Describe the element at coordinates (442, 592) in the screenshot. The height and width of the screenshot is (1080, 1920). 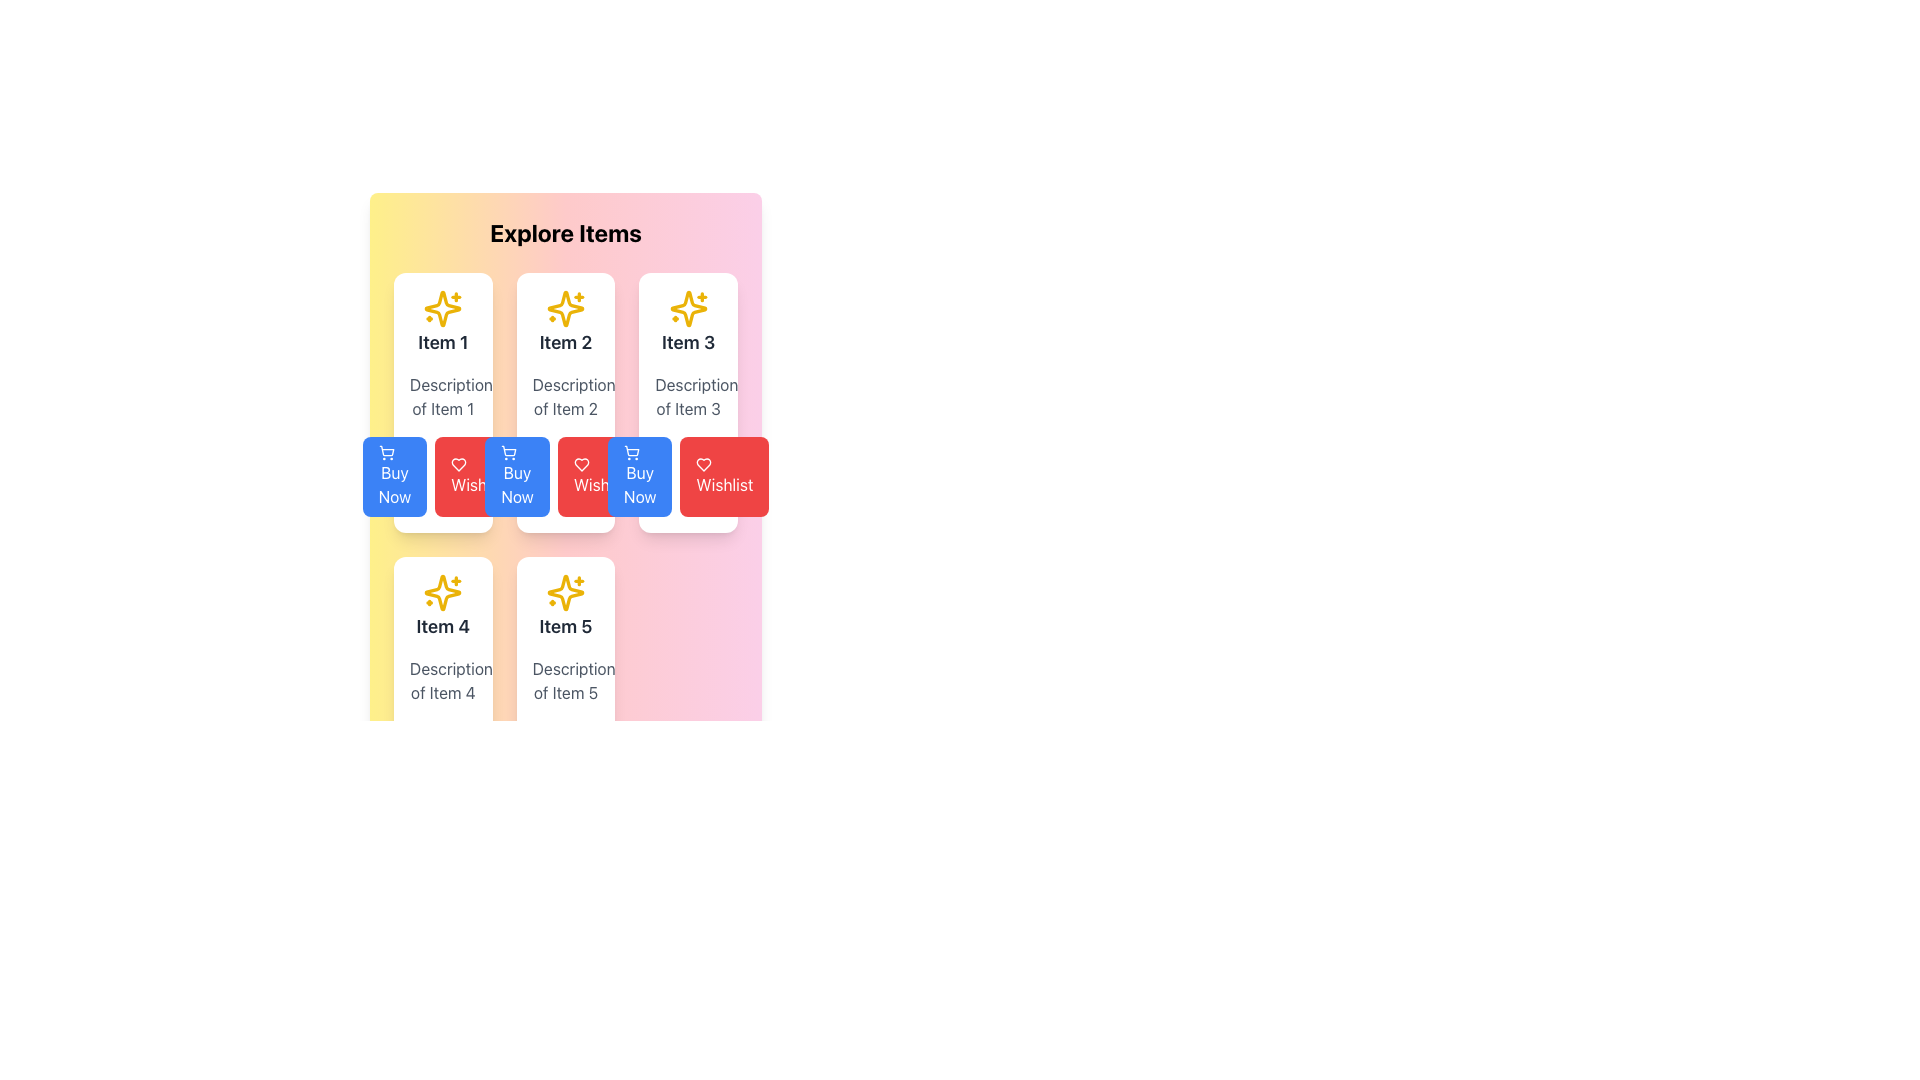
I see `the bright yellow sparkle icon located in the center of the card titled 'Item 4', which is situated above the 'Item 4' text` at that location.